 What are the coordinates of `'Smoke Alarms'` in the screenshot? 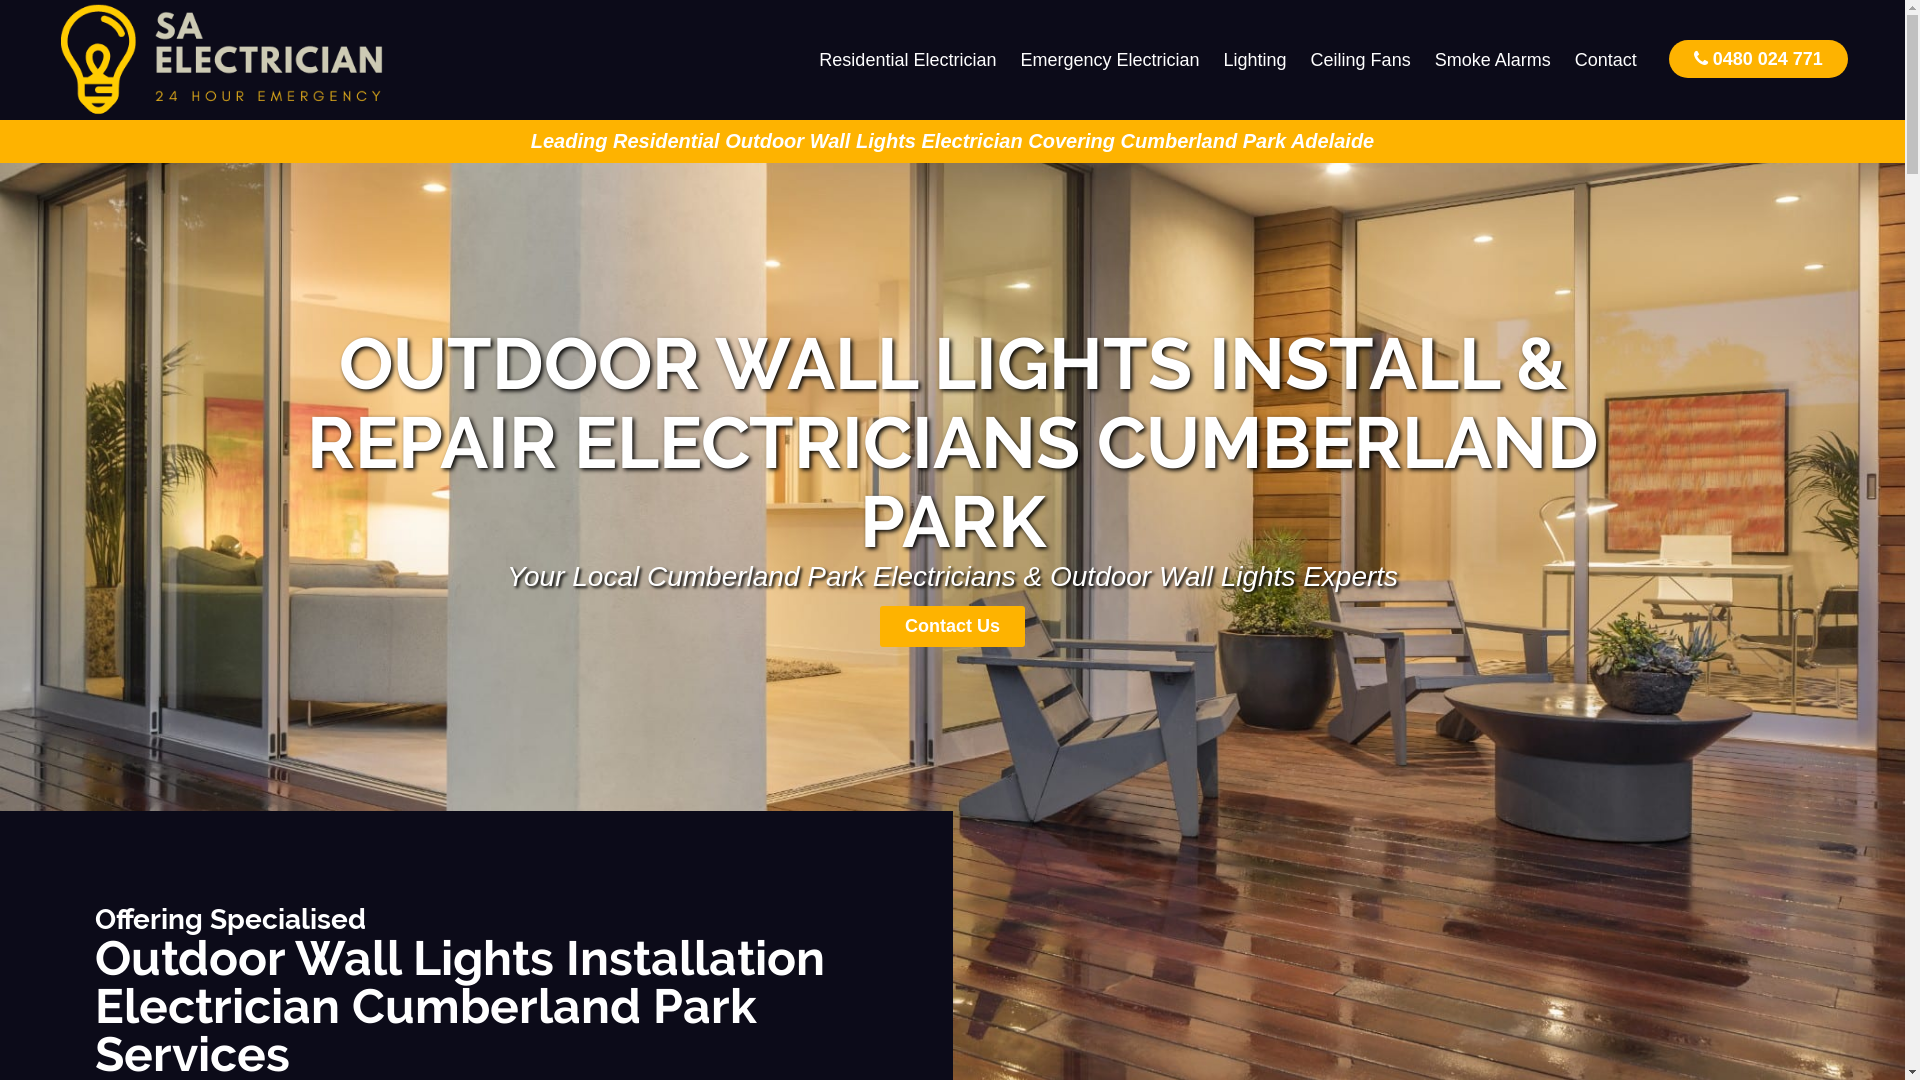 It's located at (1492, 59).